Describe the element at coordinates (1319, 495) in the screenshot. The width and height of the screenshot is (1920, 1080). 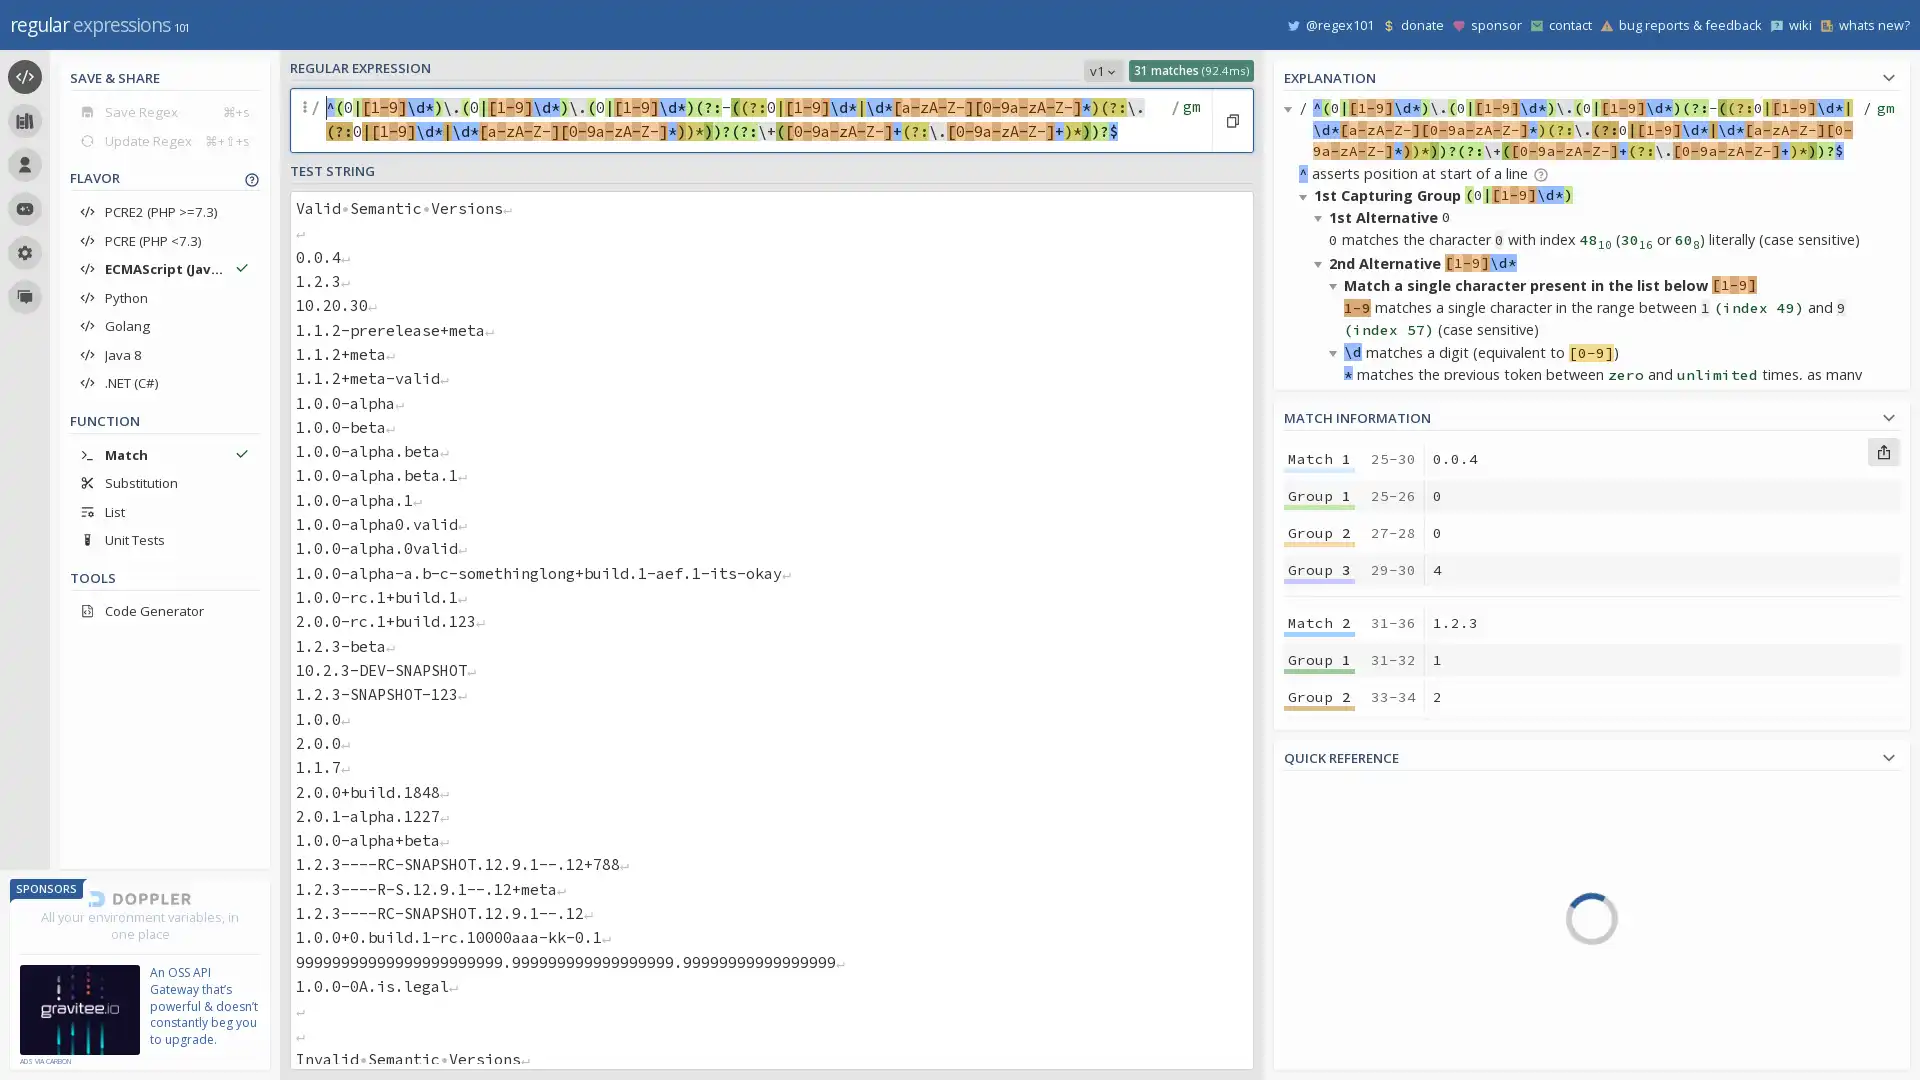
I see `Group 1` at that location.